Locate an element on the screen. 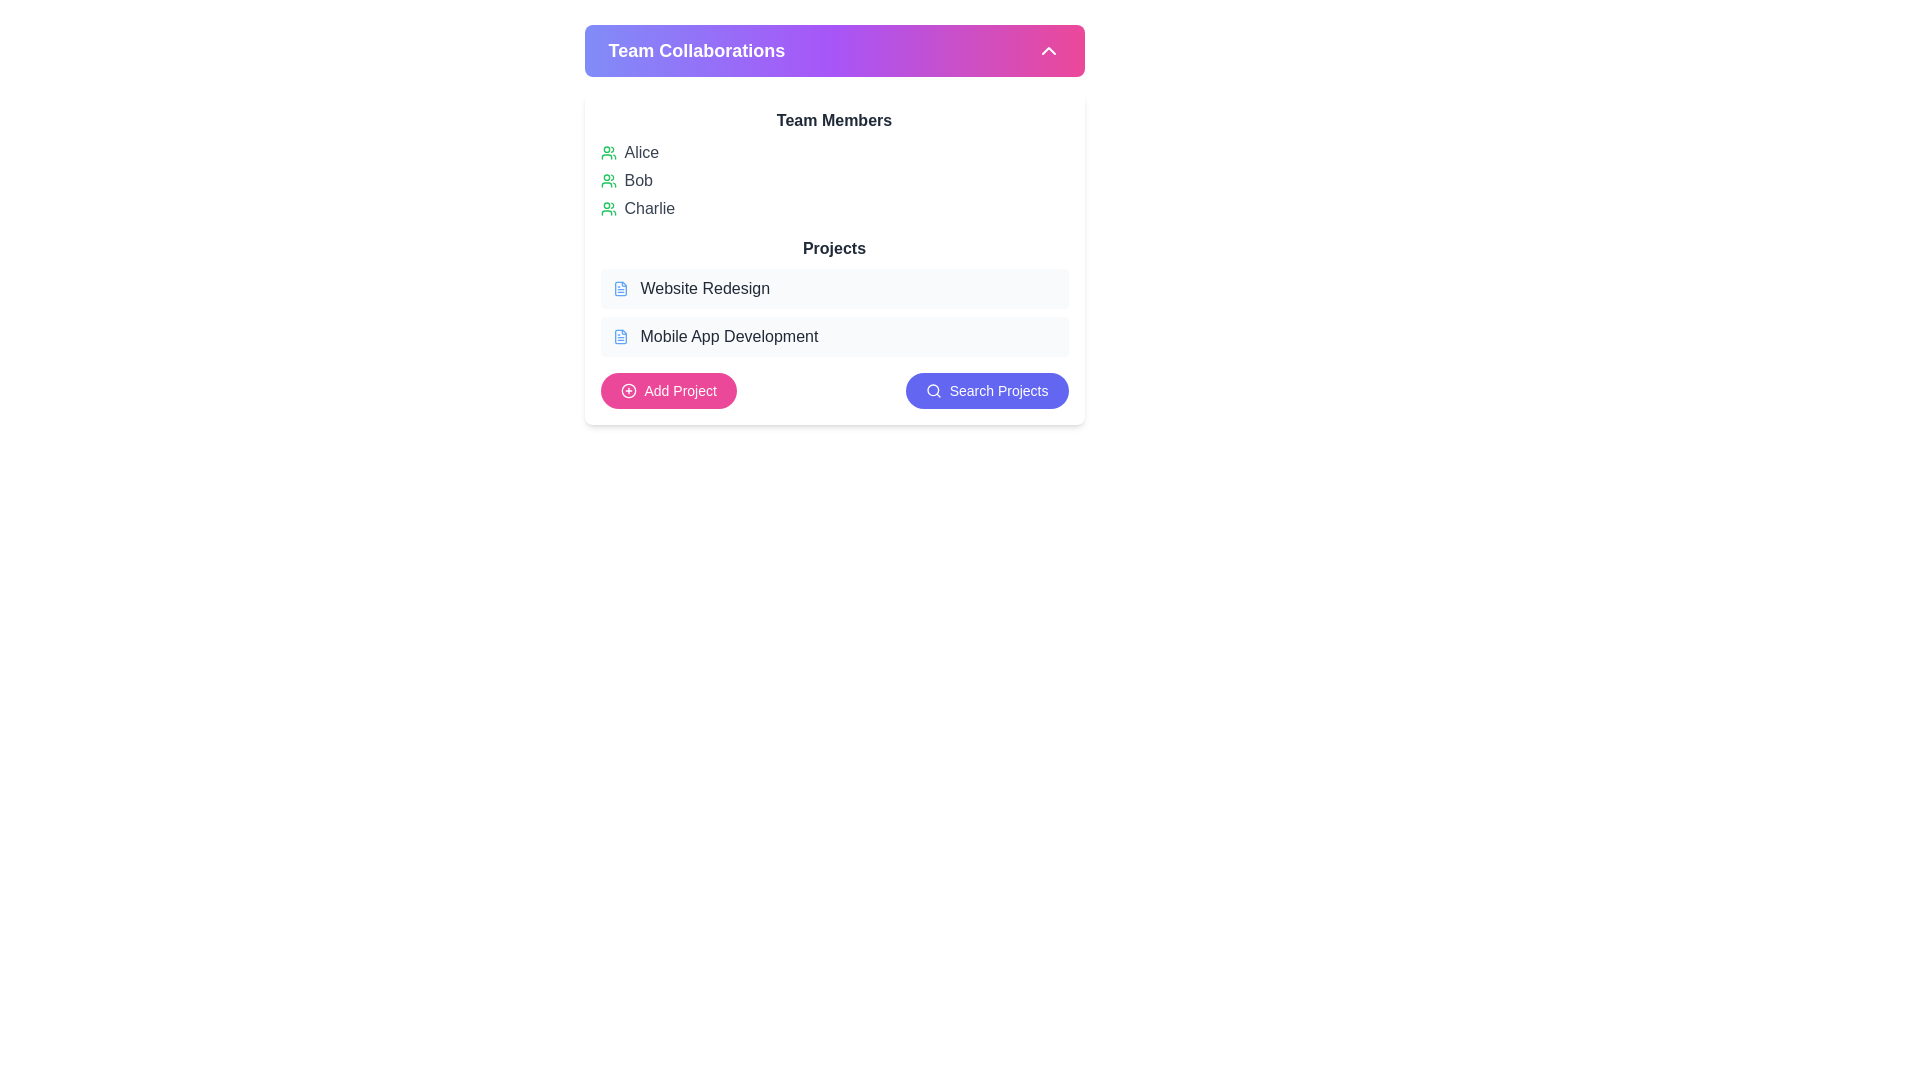 This screenshot has width=1920, height=1080. text of the header label for the projects section located between the 'Team Members' heading and the project links 'Website Redesign' and 'Mobile App Development' is located at coordinates (834, 248).